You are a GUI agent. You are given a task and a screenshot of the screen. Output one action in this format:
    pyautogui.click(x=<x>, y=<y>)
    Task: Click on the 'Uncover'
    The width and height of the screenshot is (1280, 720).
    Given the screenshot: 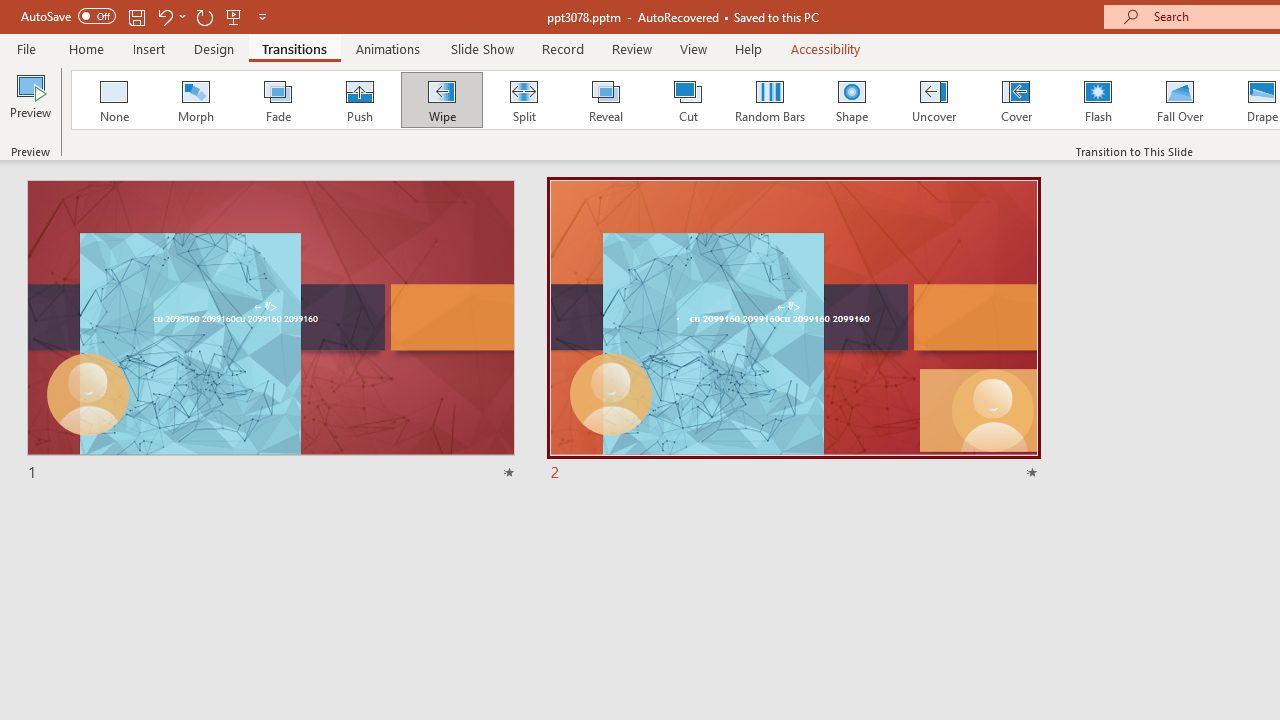 What is the action you would take?
    pyautogui.click(x=933, y=100)
    